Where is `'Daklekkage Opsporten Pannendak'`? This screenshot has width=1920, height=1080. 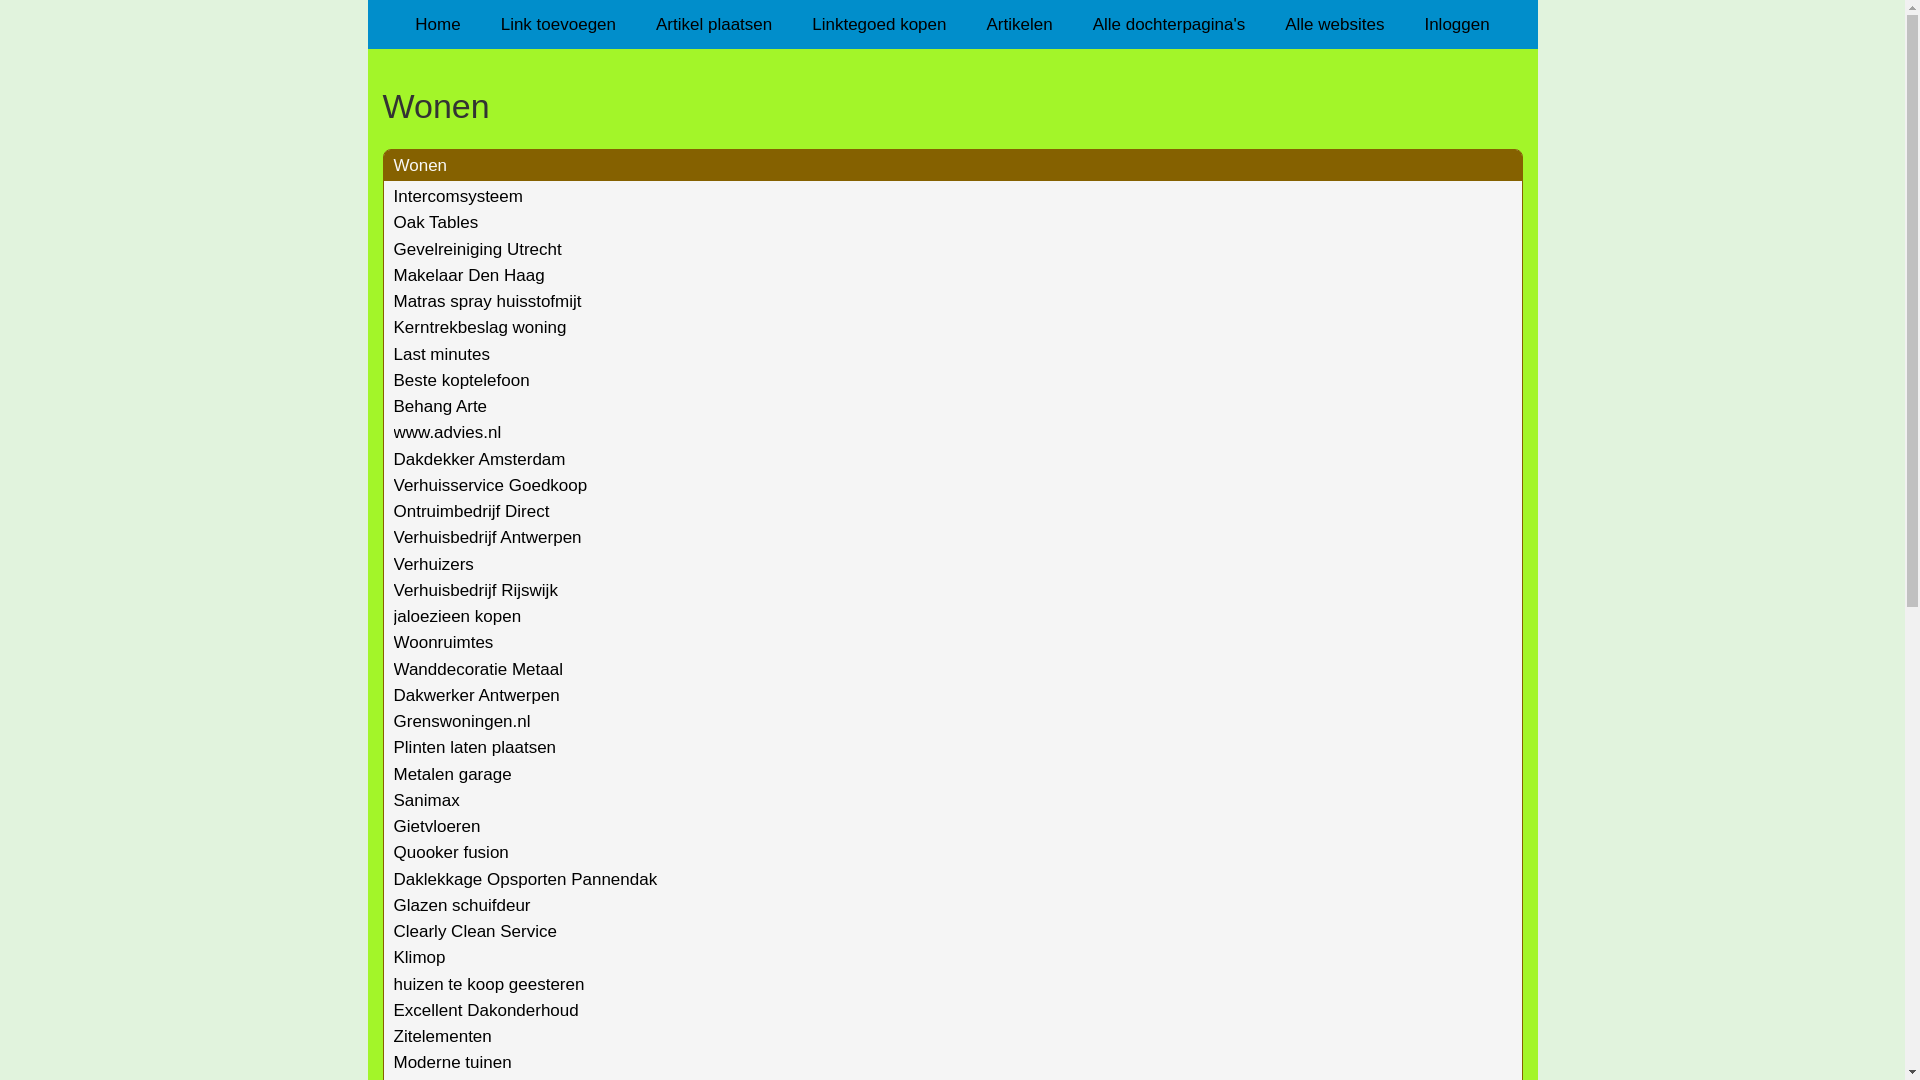 'Daklekkage Opsporten Pannendak' is located at coordinates (526, 878).